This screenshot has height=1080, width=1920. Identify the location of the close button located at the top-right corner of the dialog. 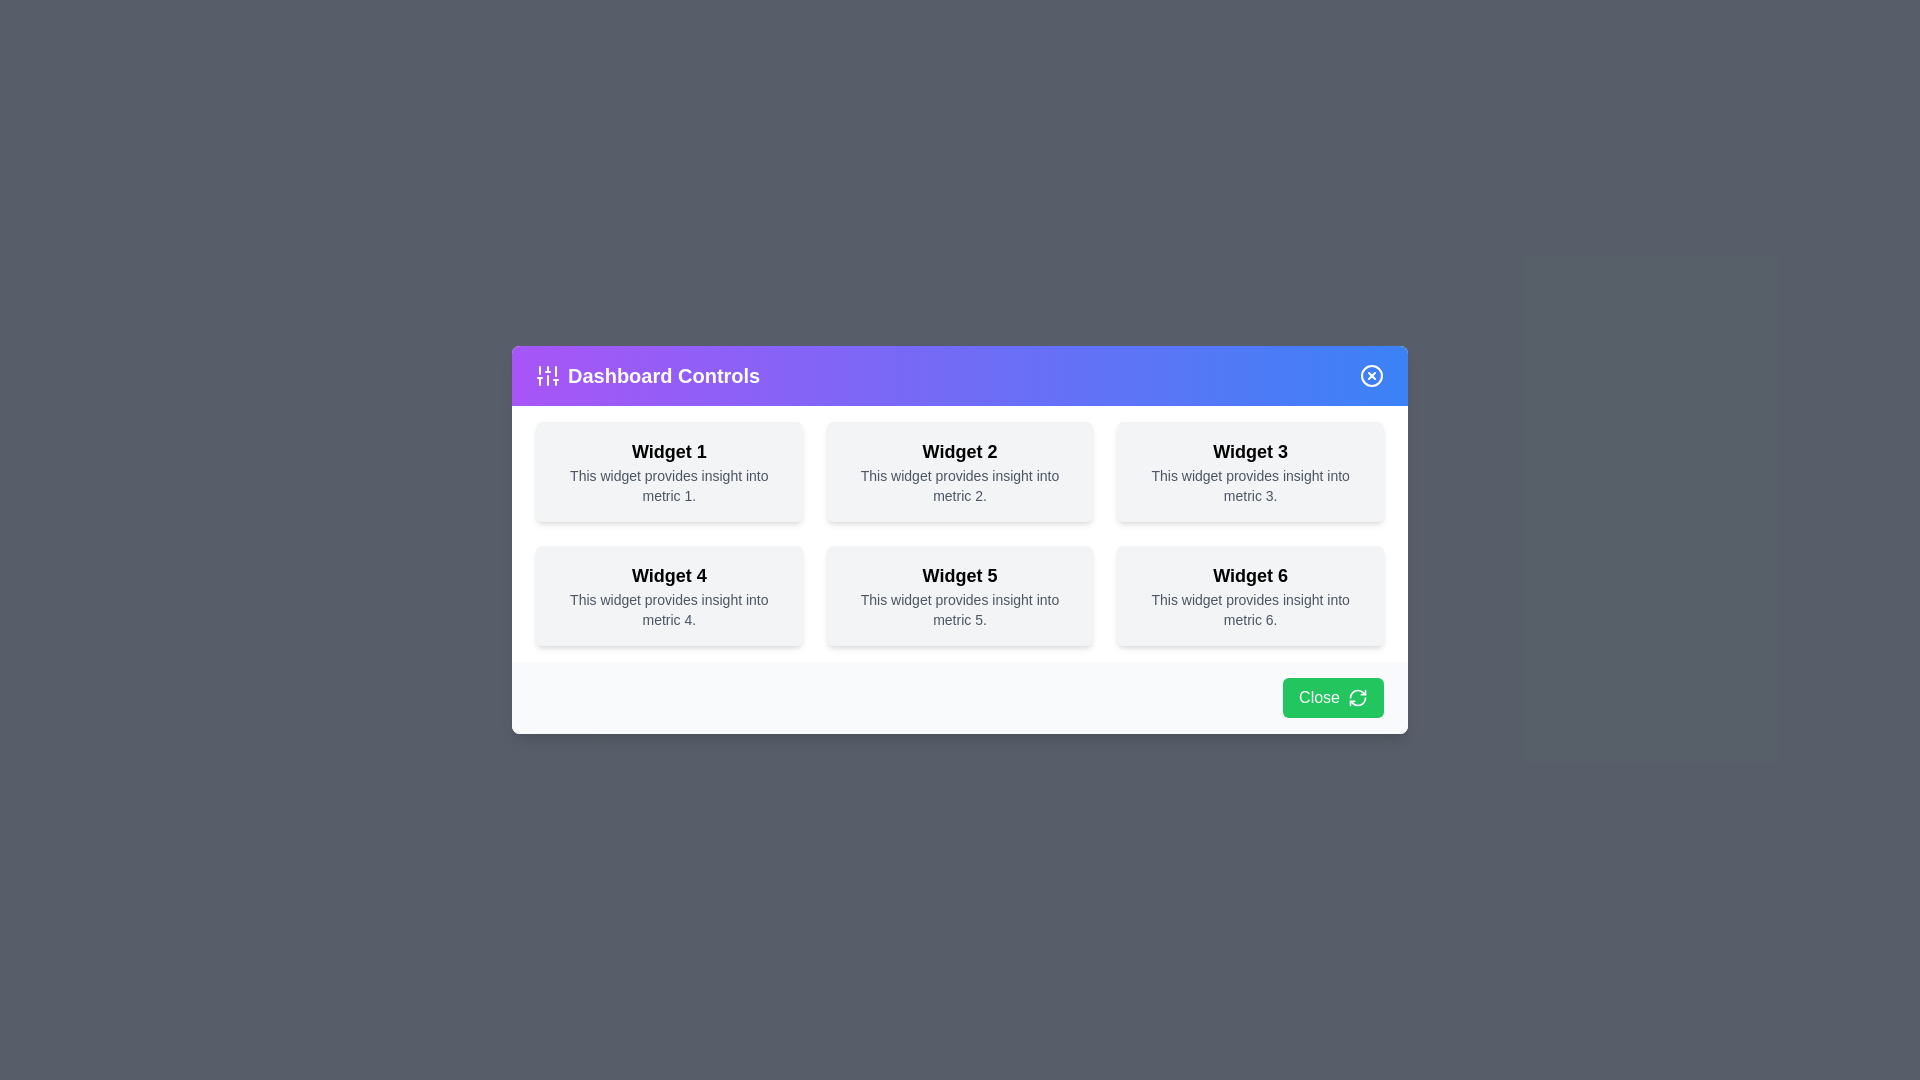
(1371, 375).